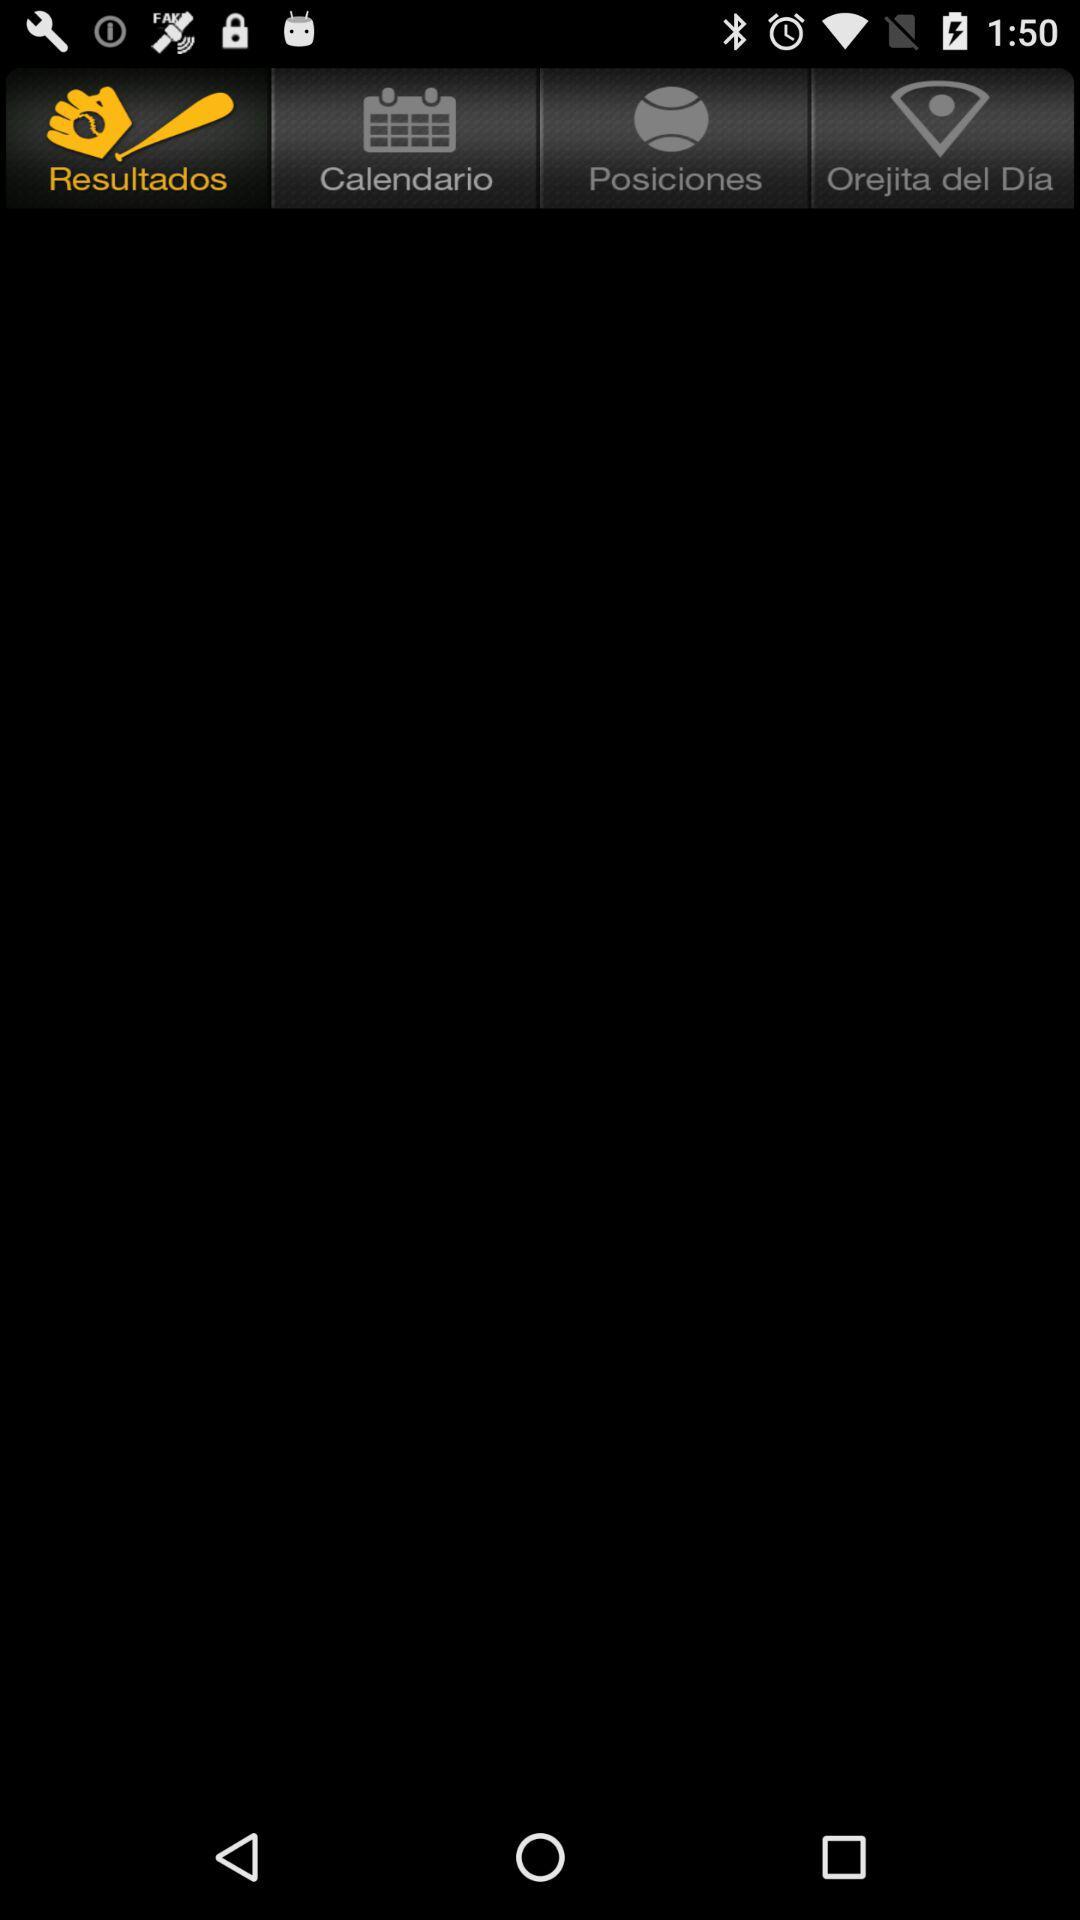  What do you see at coordinates (405, 137) in the screenshot?
I see `open calendar` at bounding box center [405, 137].